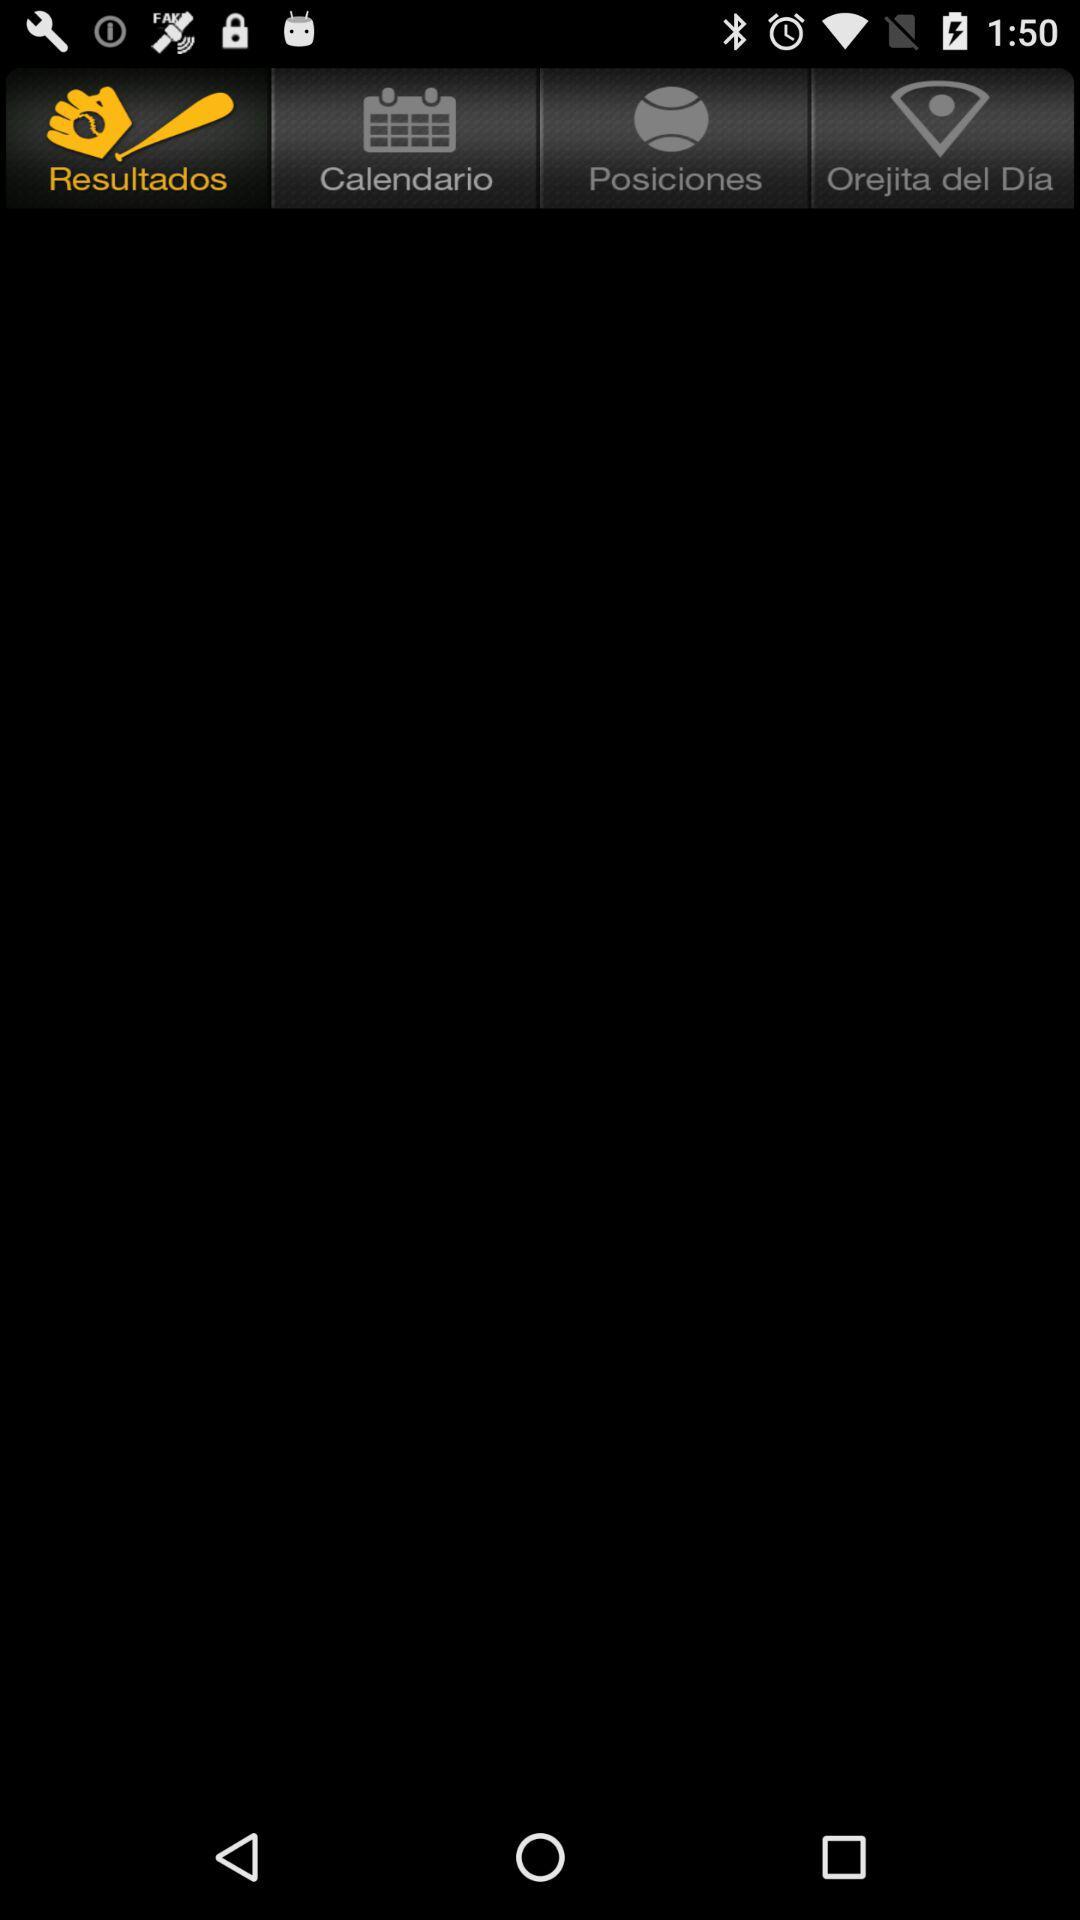  What do you see at coordinates (405, 137) in the screenshot?
I see `open calendar` at bounding box center [405, 137].